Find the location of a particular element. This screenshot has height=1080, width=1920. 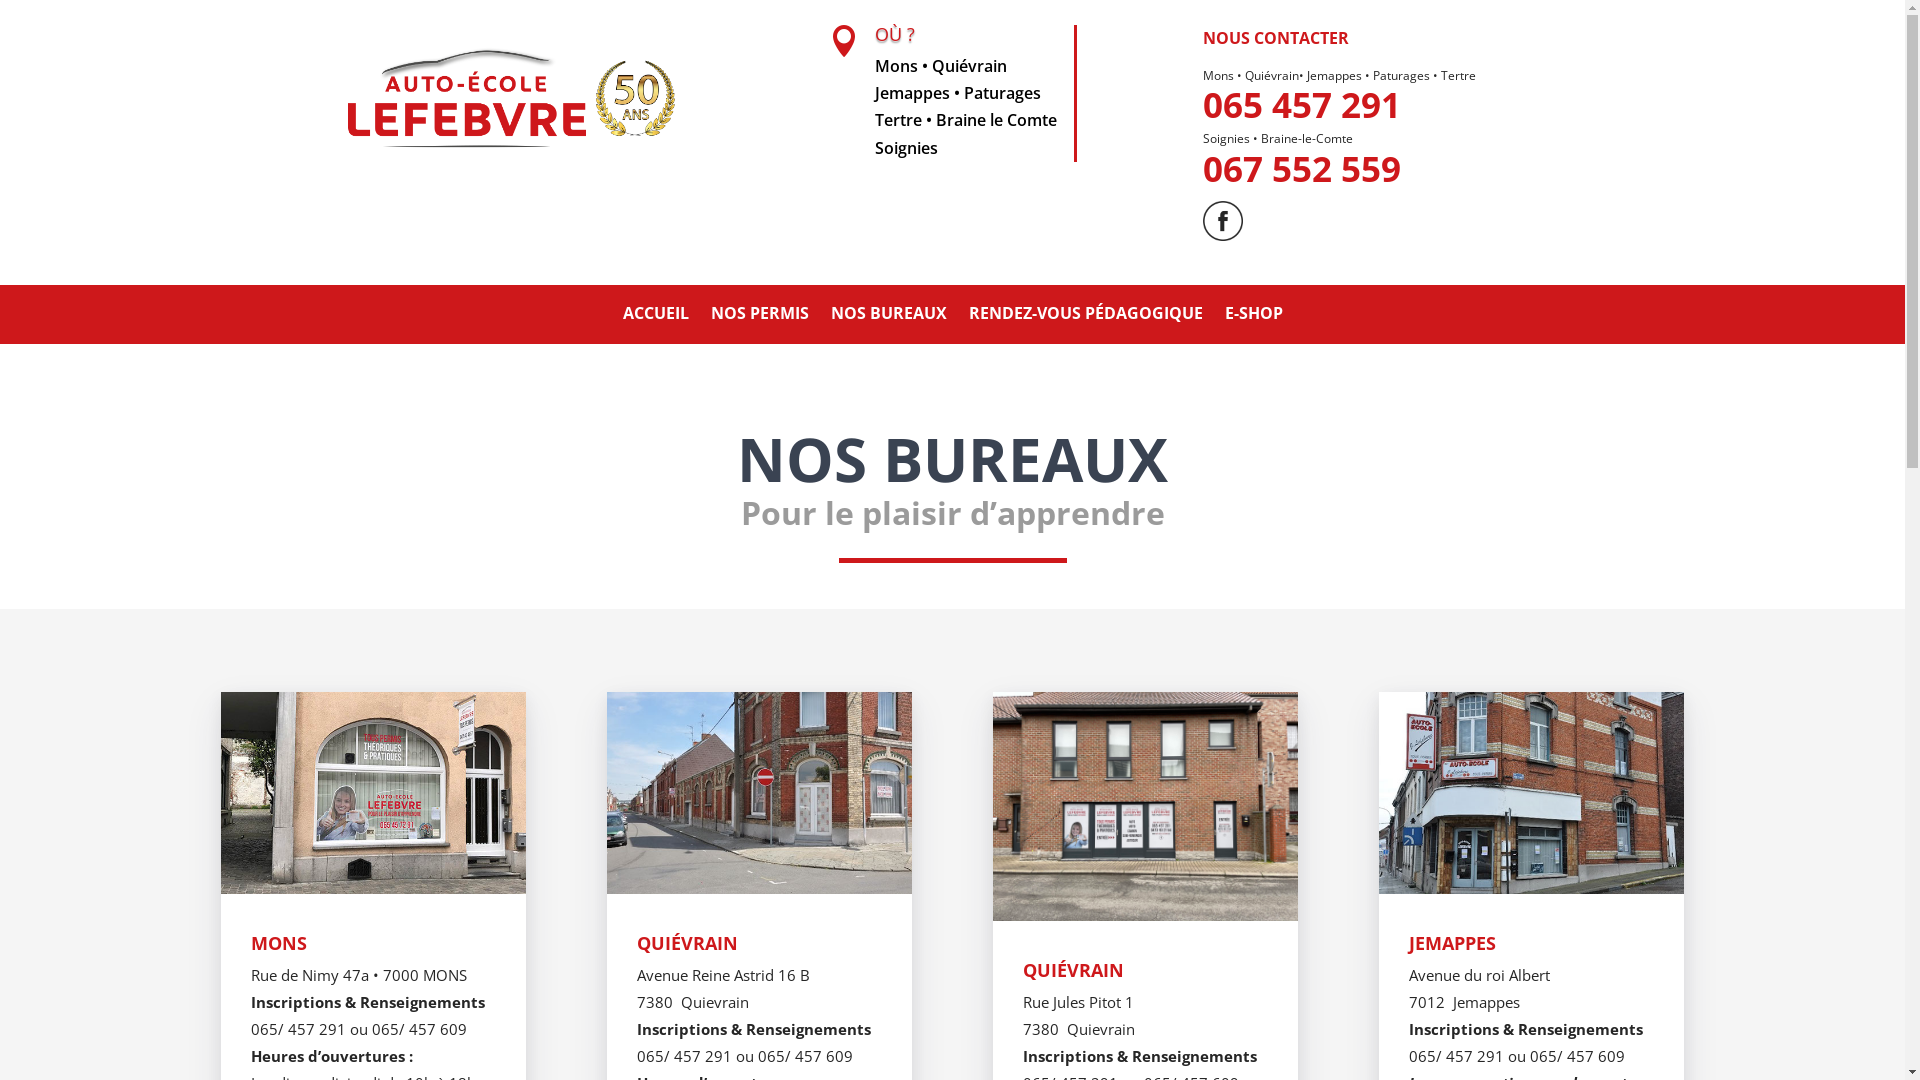

'065 457 291' is located at coordinates (1301, 104).